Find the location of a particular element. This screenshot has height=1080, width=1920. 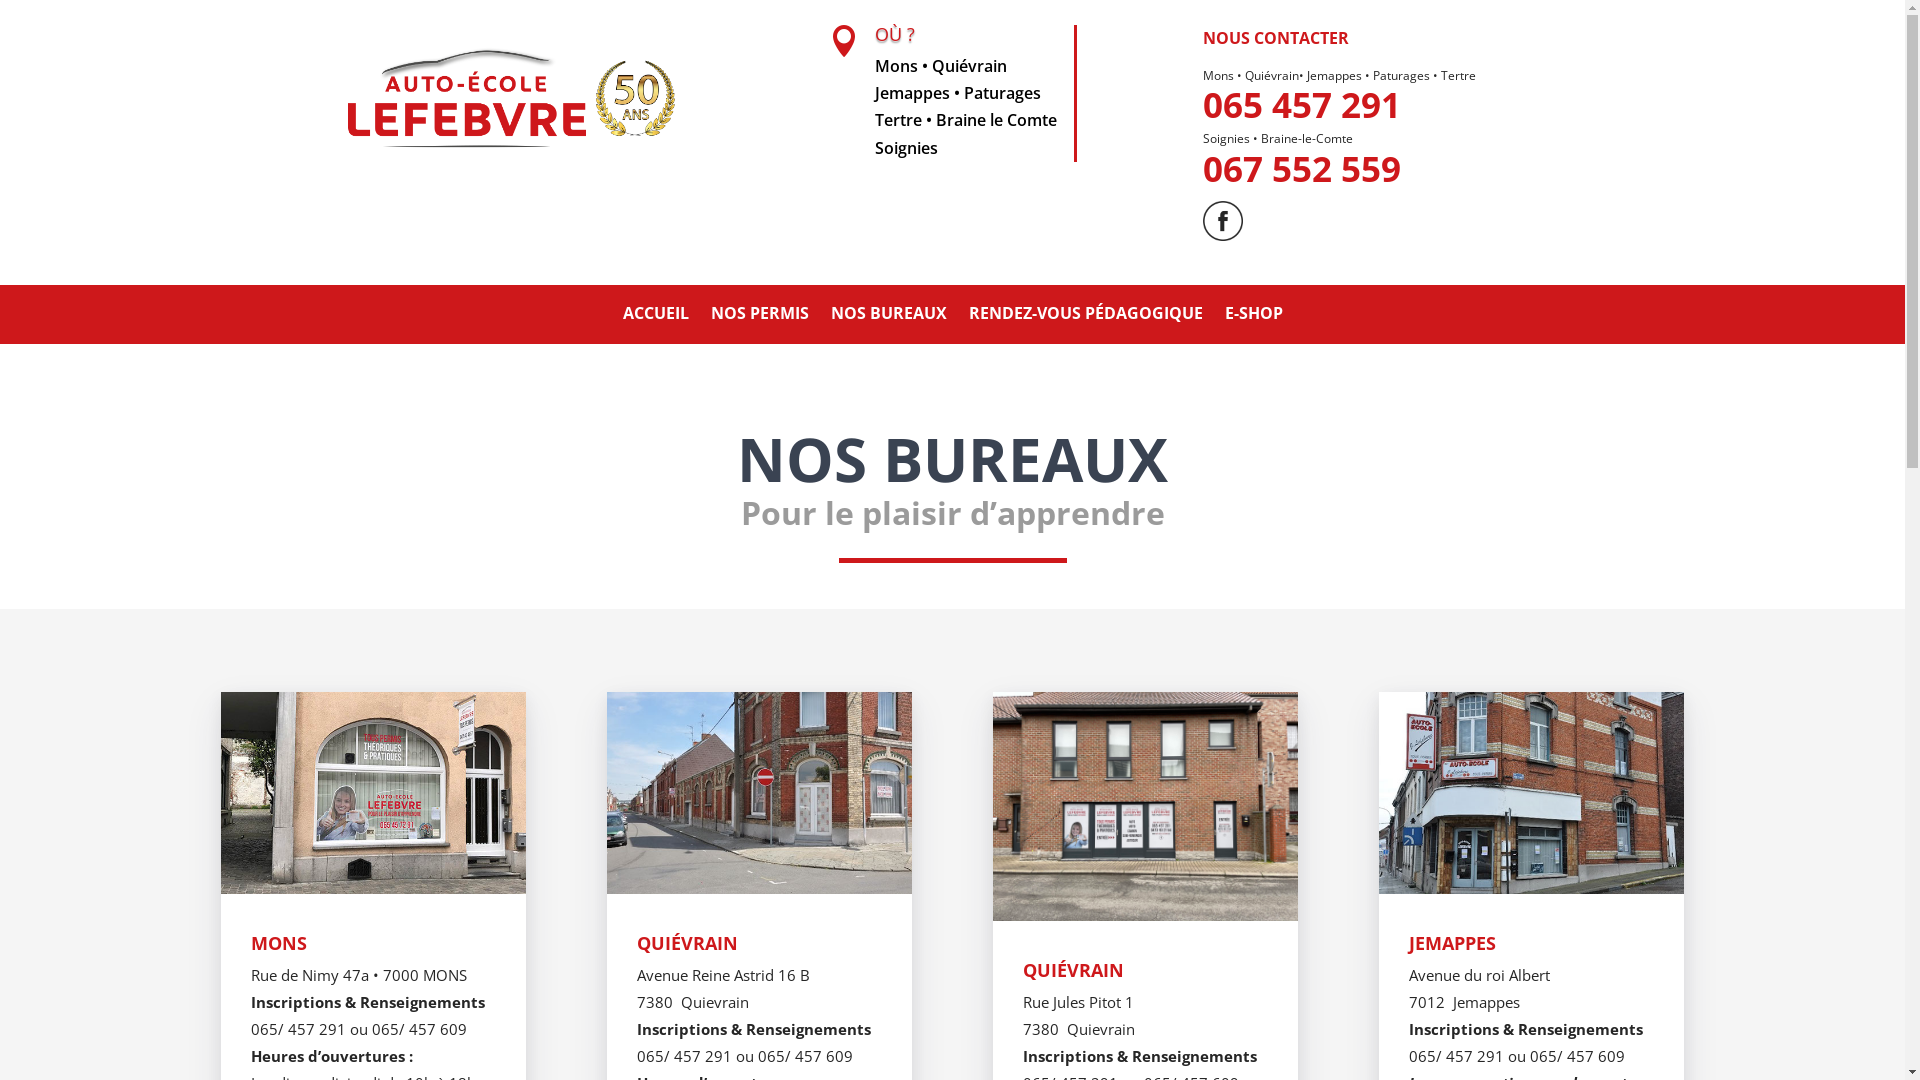

'065 457 291' is located at coordinates (1301, 104).